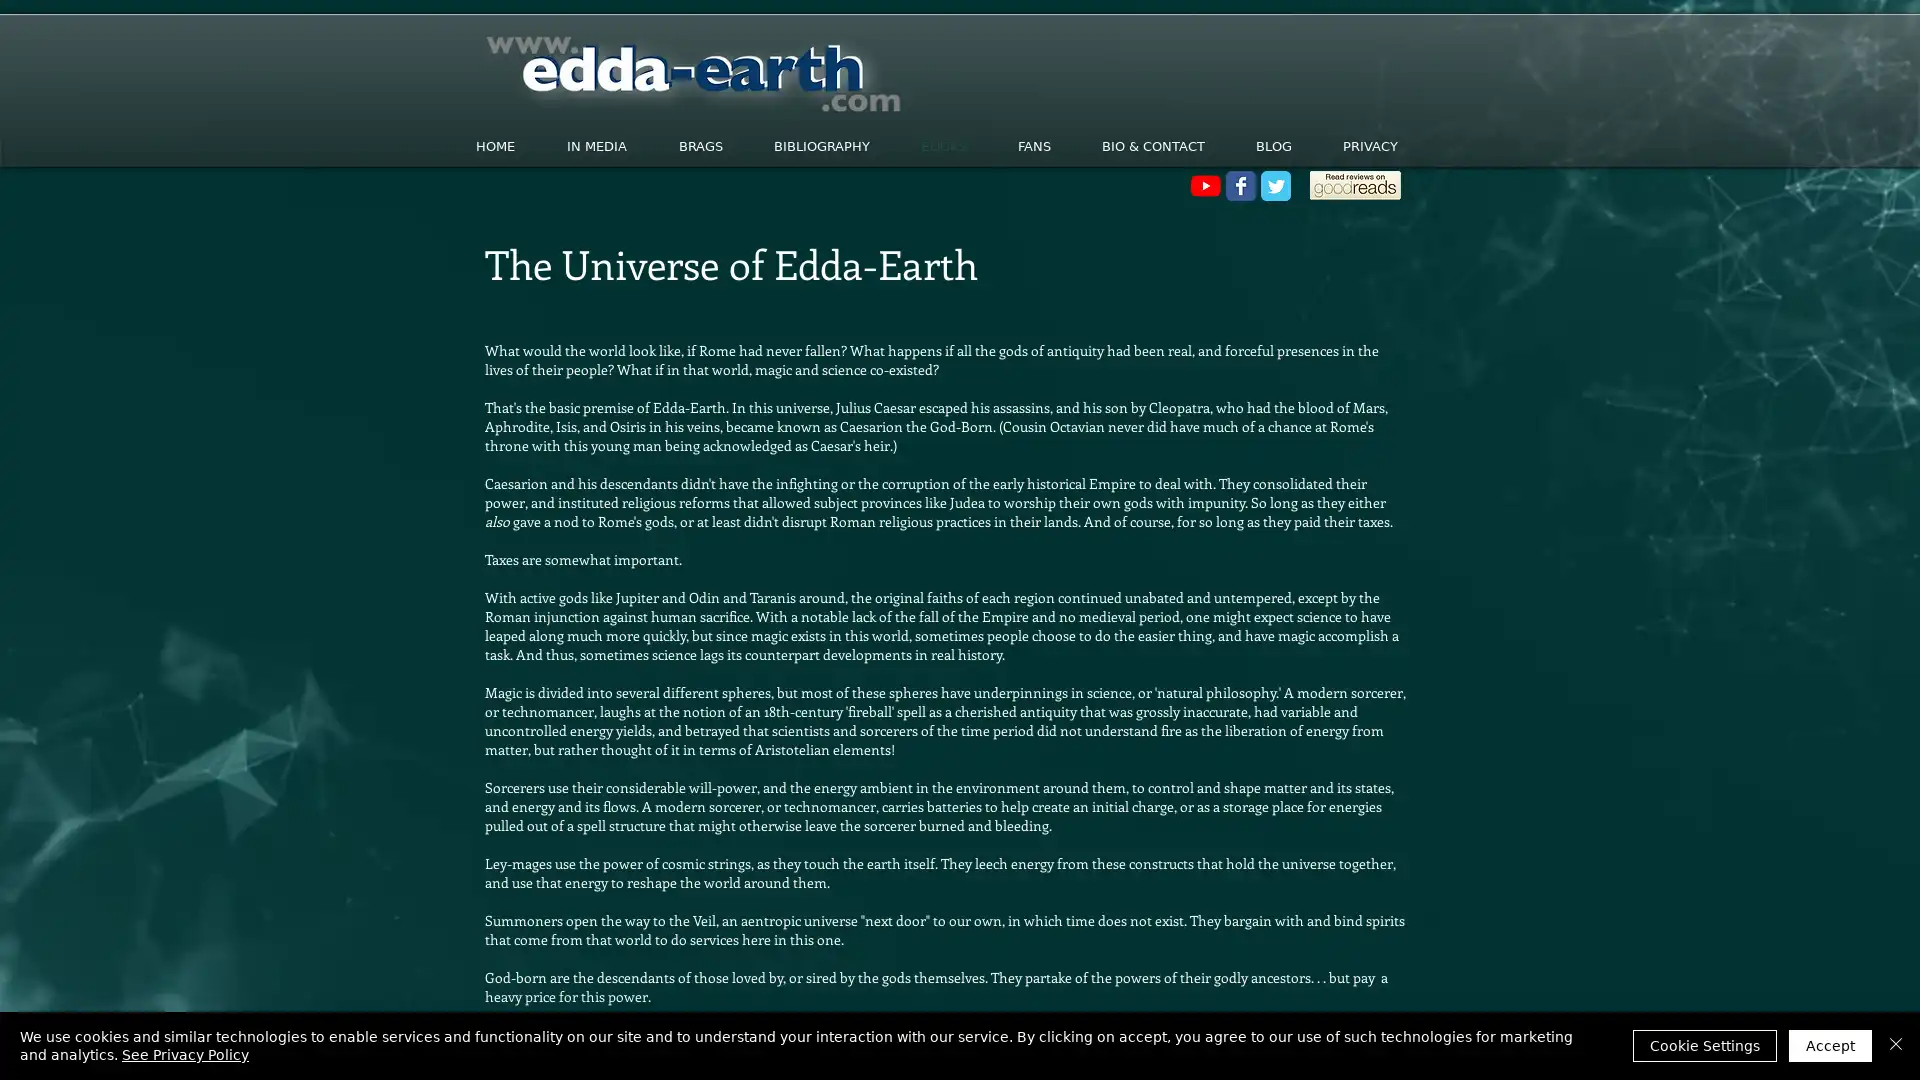 The width and height of the screenshot is (1920, 1080). I want to click on Accept, so click(1830, 1044).